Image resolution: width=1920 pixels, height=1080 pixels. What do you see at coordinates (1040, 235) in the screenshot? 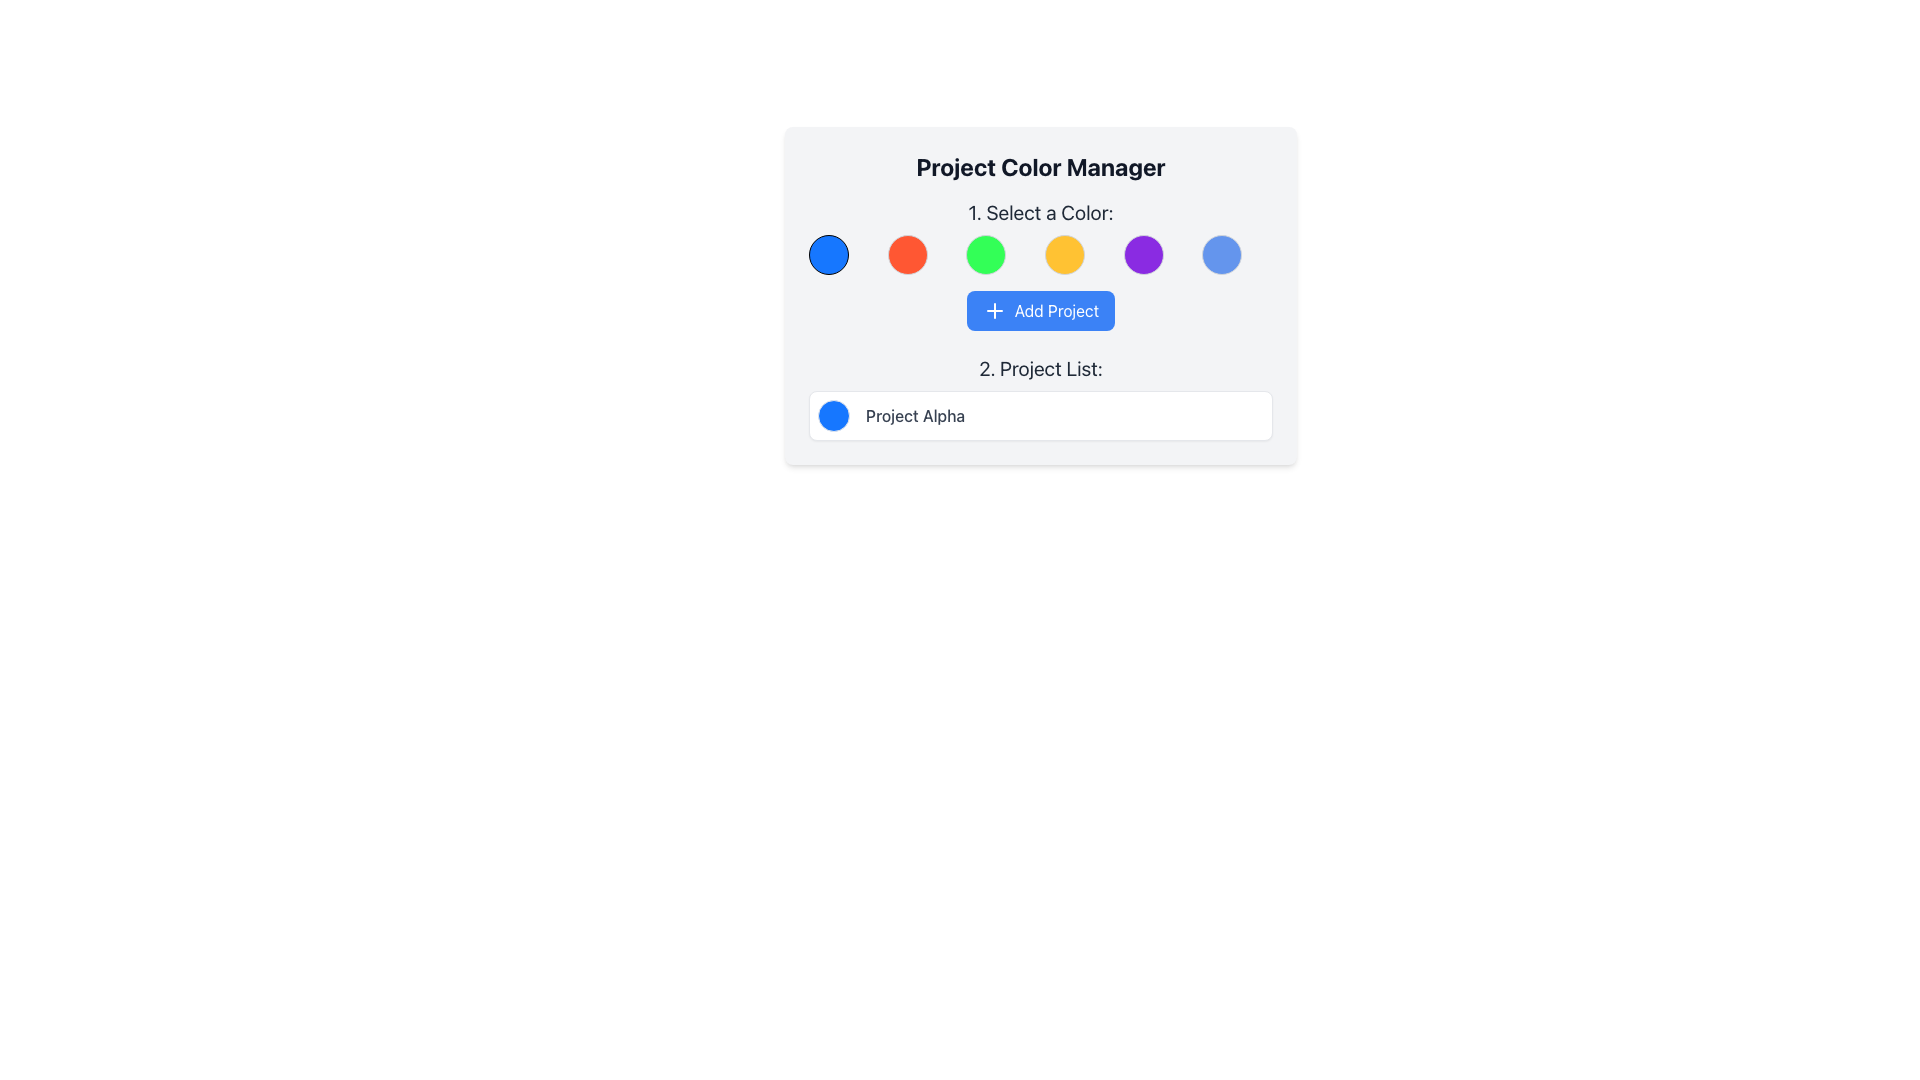
I see `text of the Label that prompts '1. Select a Color:' located within the 'Project Color Manager' panel, above the color-select buttons` at bounding box center [1040, 235].